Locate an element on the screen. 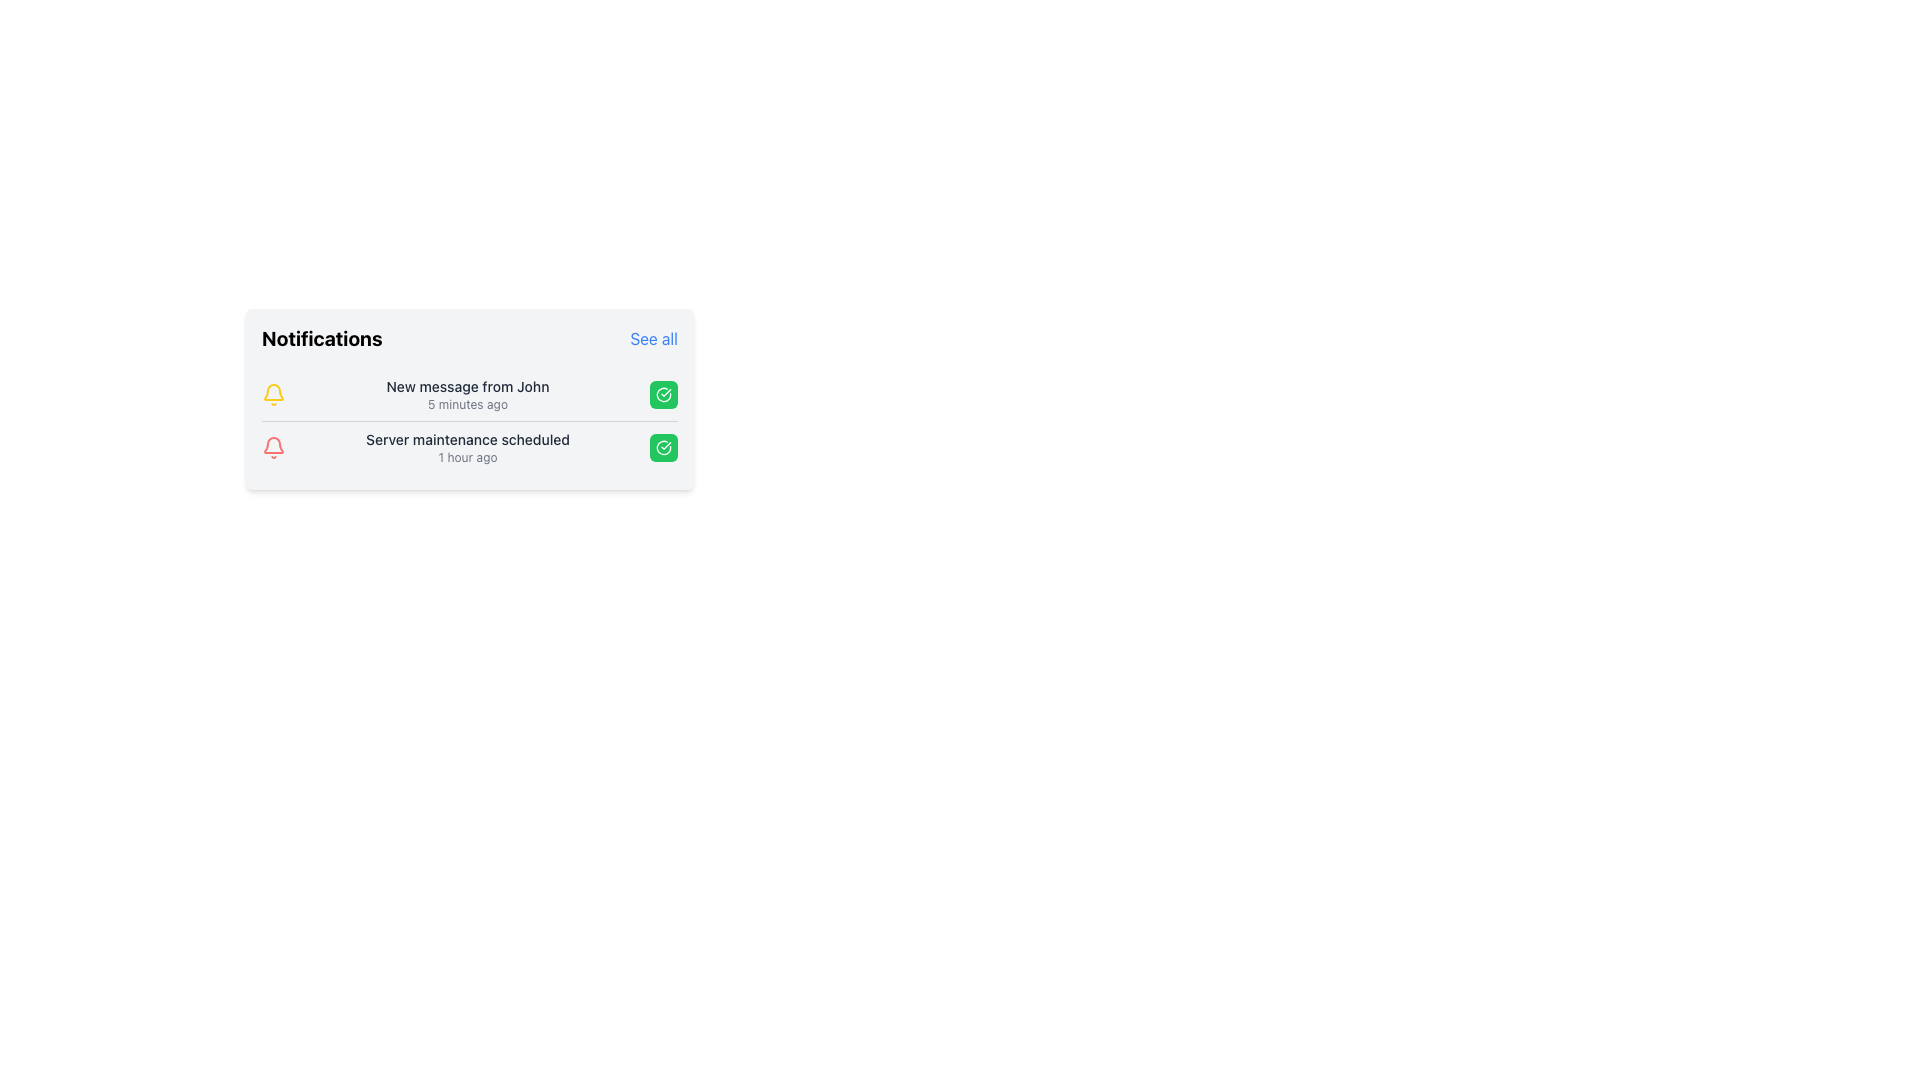 This screenshot has height=1080, width=1920. the second notification entry in the 'Notifications' list that conveys information about scheduled server maintenance, located below the 'New message from John' notification and aligned with a red alert icon on the left and a green action button on the right is located at coordinates (466, 446).